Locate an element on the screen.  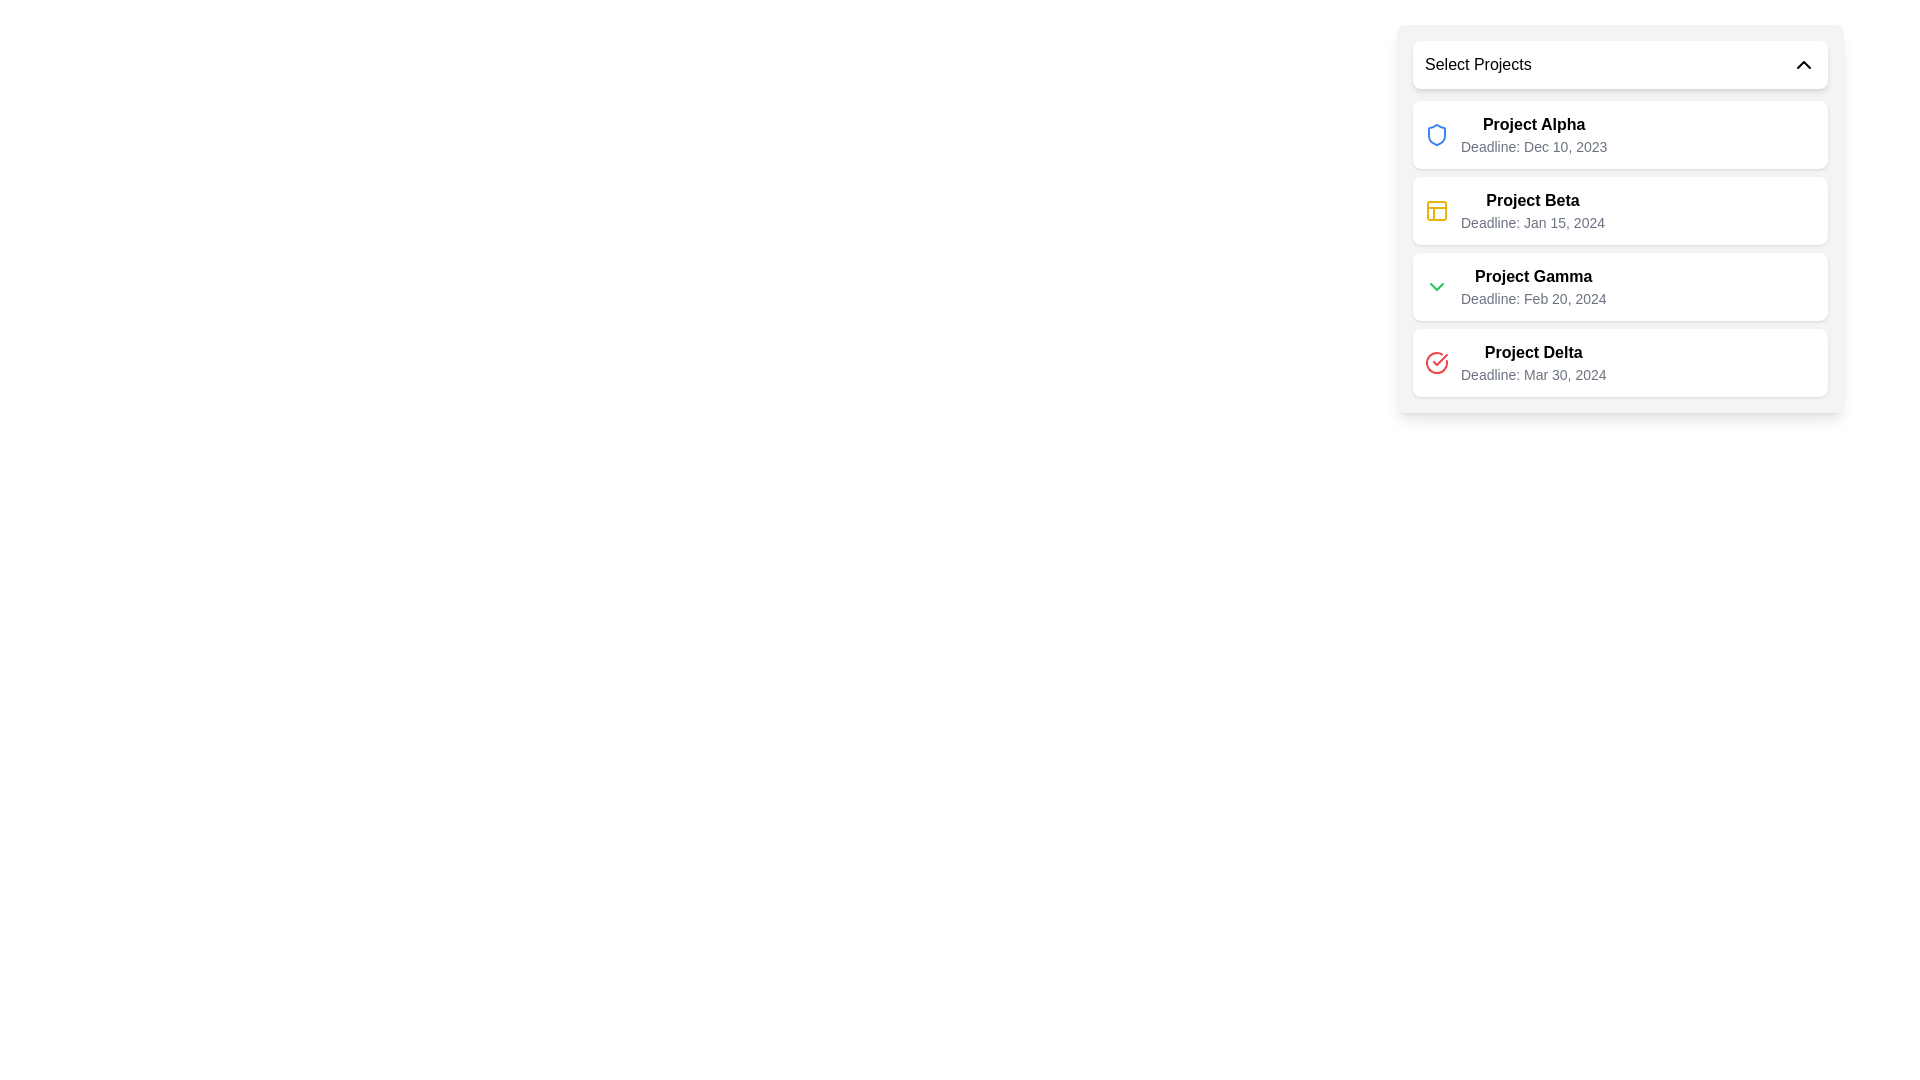
the shield-shaped blue icon located to the left of the project title 'Project Alpha' is located at coordinates (1435, 135).